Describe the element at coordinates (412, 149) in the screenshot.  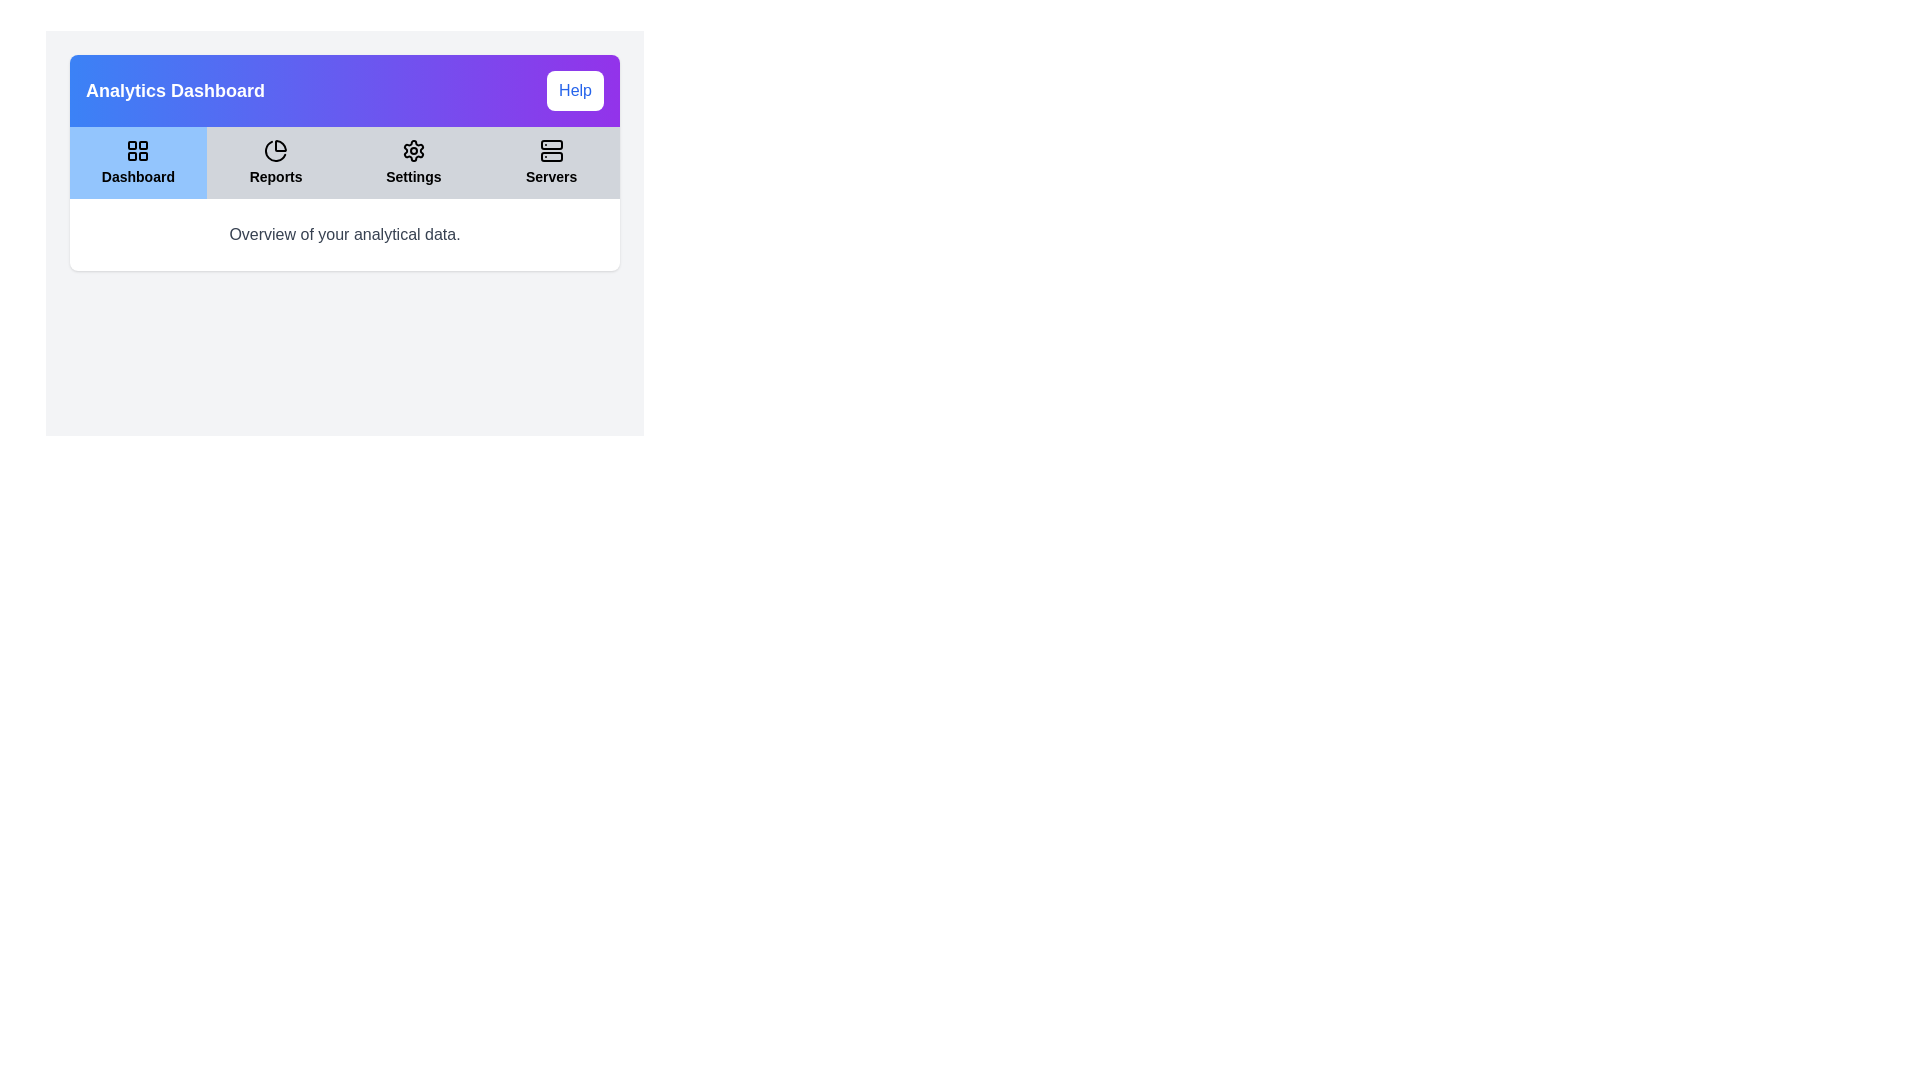
I see `the gear icon in the navigation bar` at that location.